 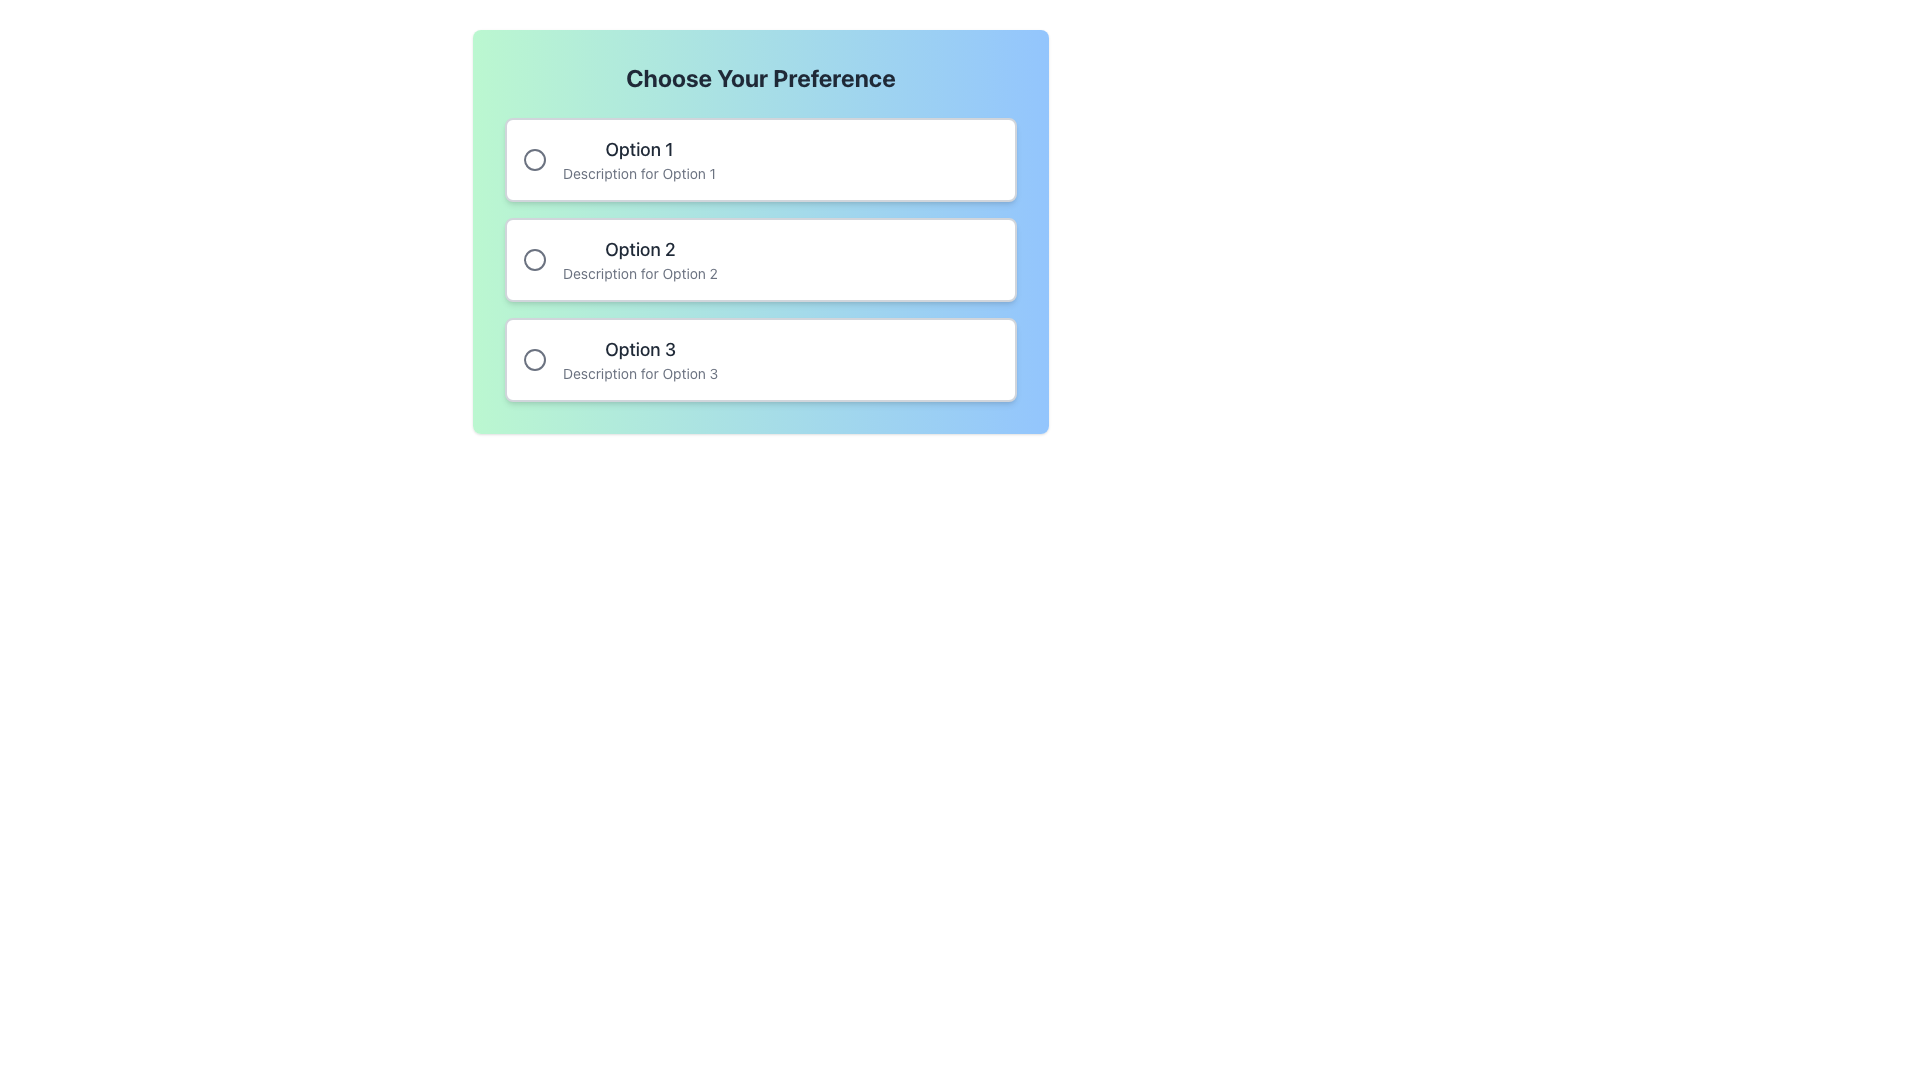 I want to click on the circular radio button outlined with a gray stroke, part of the list option labeled 'Option 2', so click(x=534, y=258).